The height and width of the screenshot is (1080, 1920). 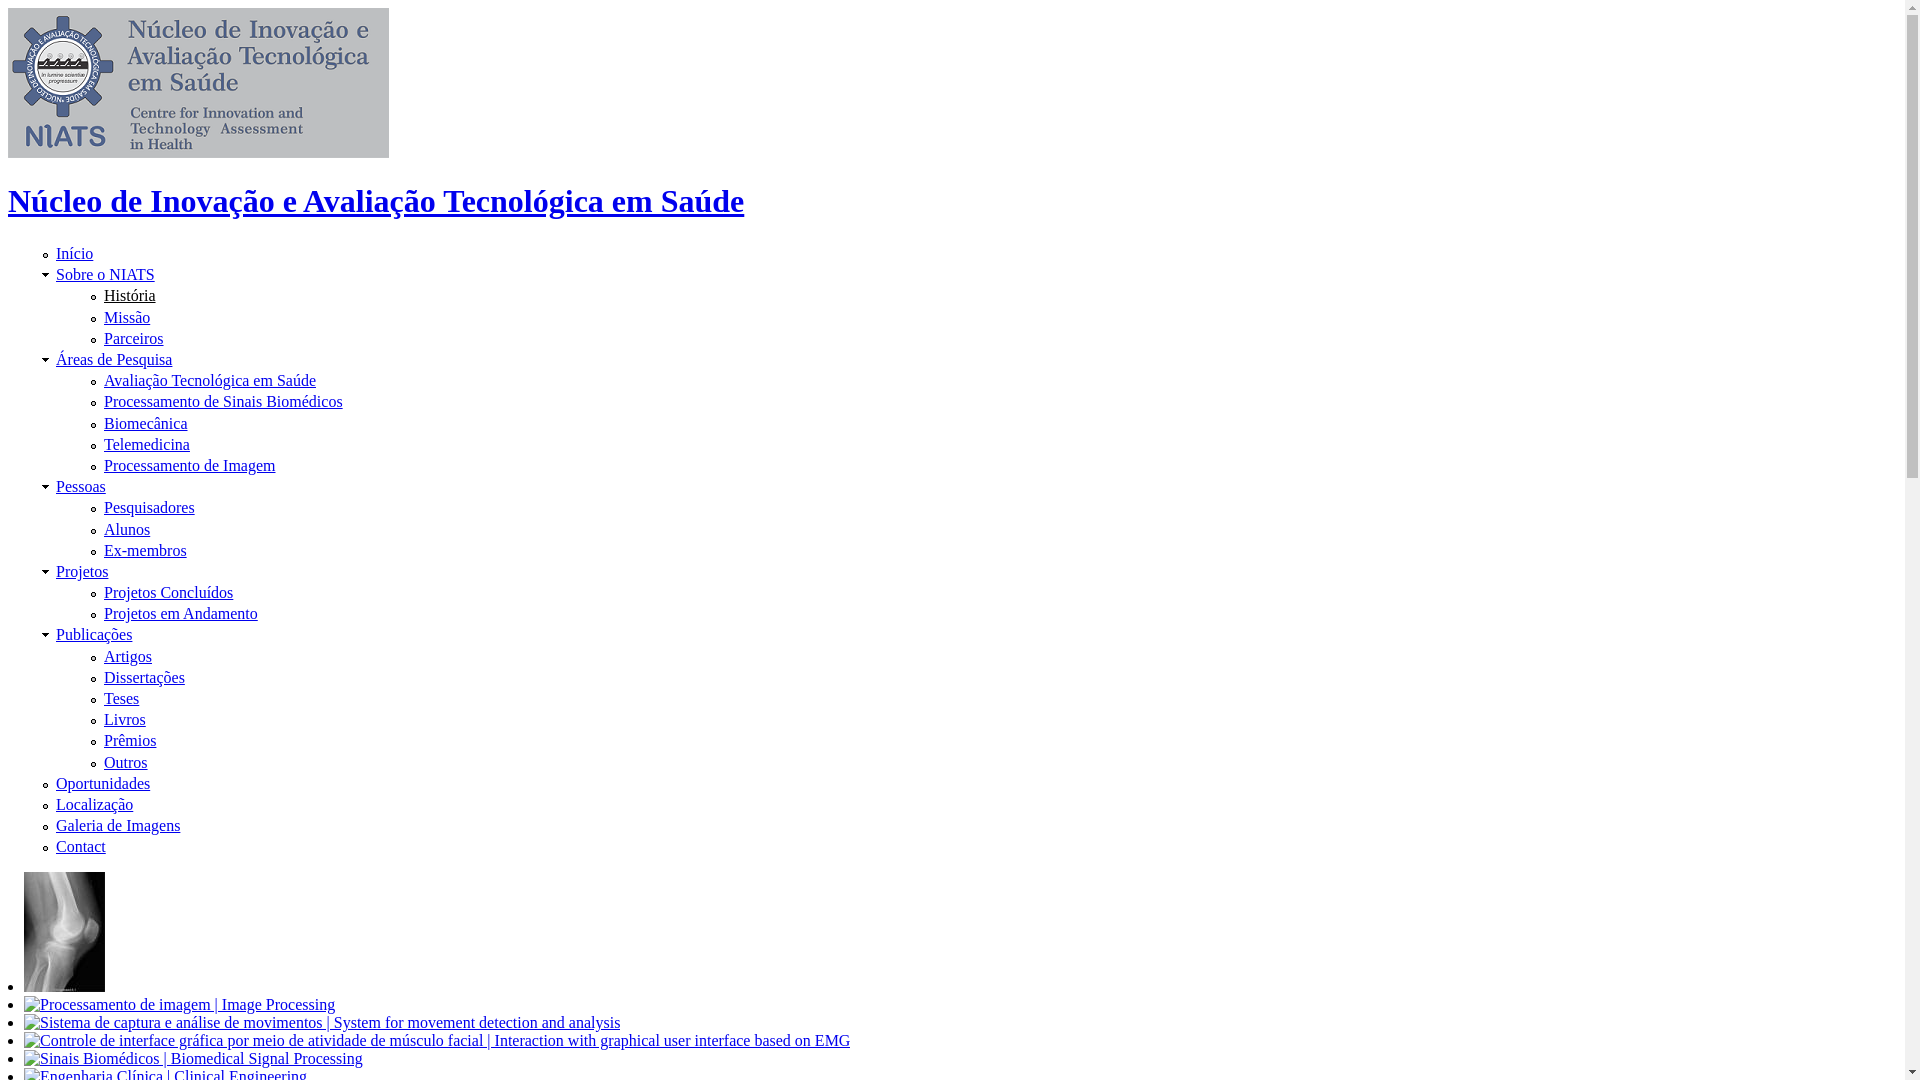 What do you see at coordinates (127, 656) in the screenshot?
I see `'Artigos'` at bounding box center [127, 656].